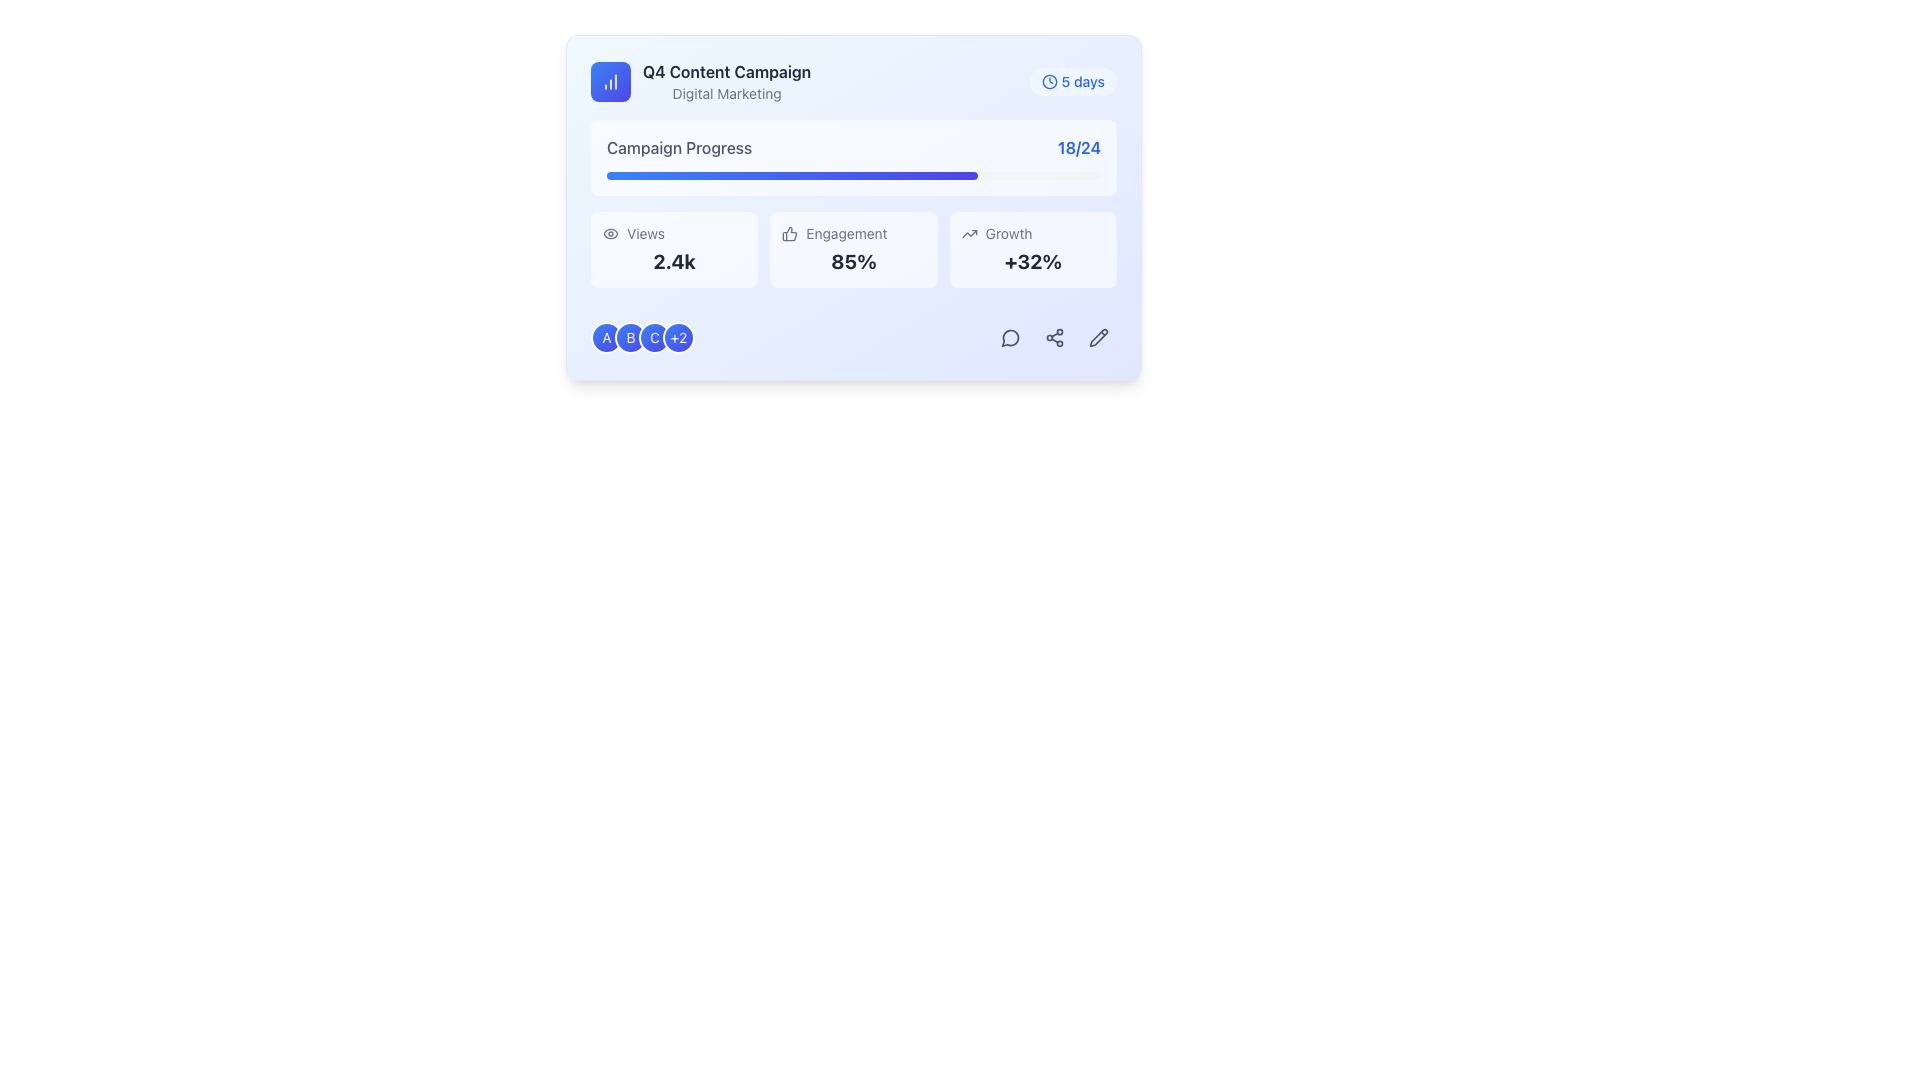  Describe the element at coordinates (1098, 337) in the screenshot. I see `the edit button with an embedded SVG icon located in the lower-right corner of the card interface` at that location.